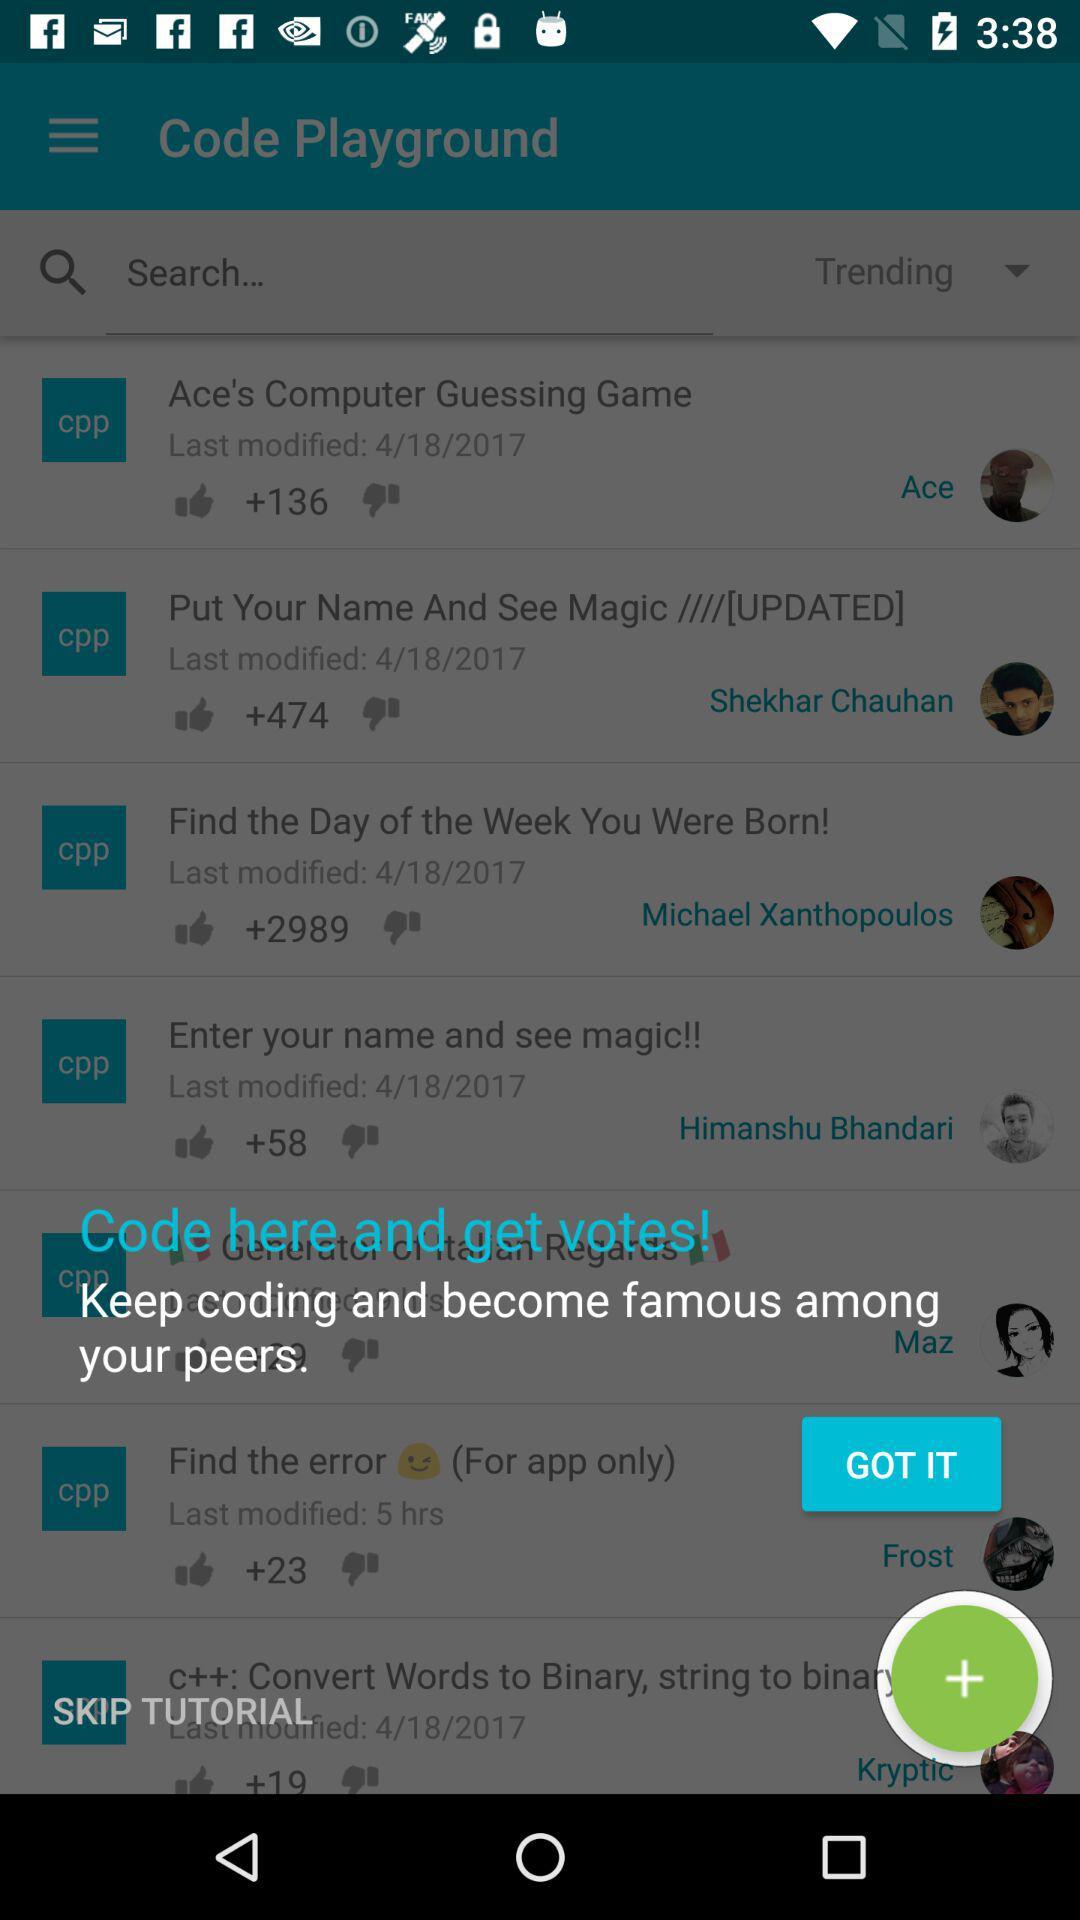 The height and width of the screenshot is (1920, 1080). Describe the element at coordinates (963, 1678) in the screenshot. I see `the add icon` at that location.